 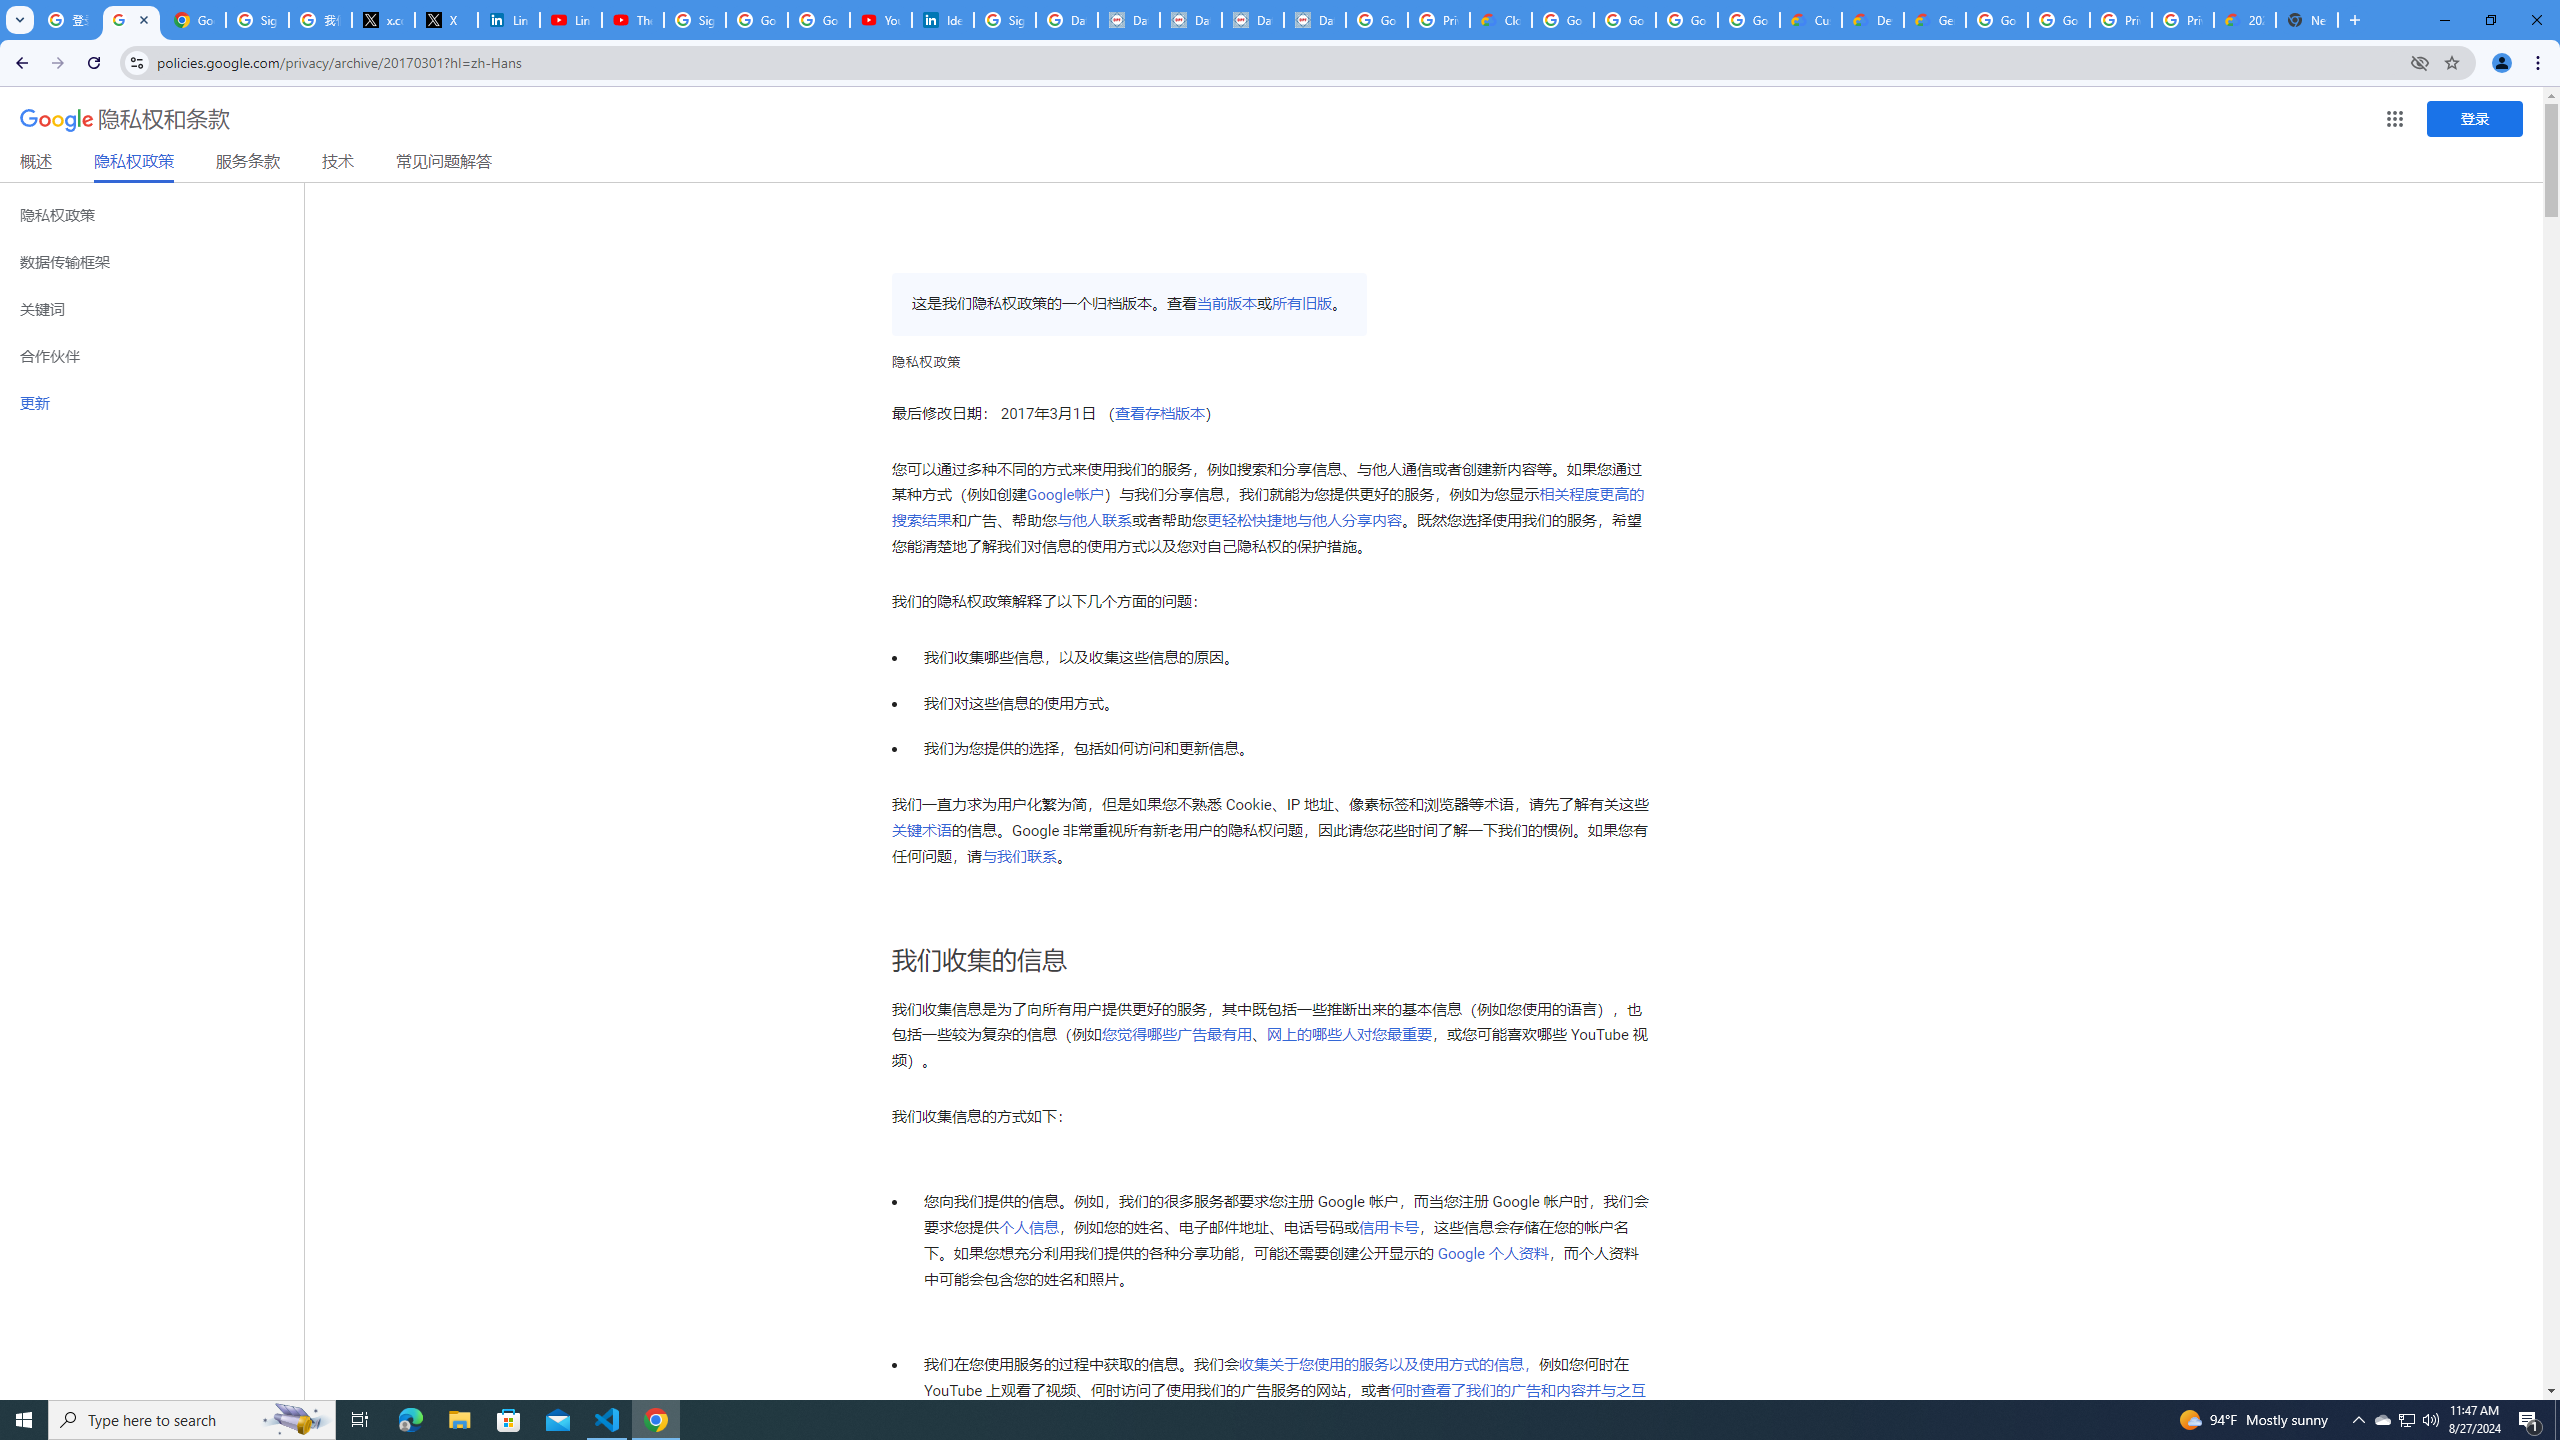 What do you see at coordinates (2058, 19) in the screenshot?
I see `'Google Cloud Platform'` at bounding box center [2058, 19].